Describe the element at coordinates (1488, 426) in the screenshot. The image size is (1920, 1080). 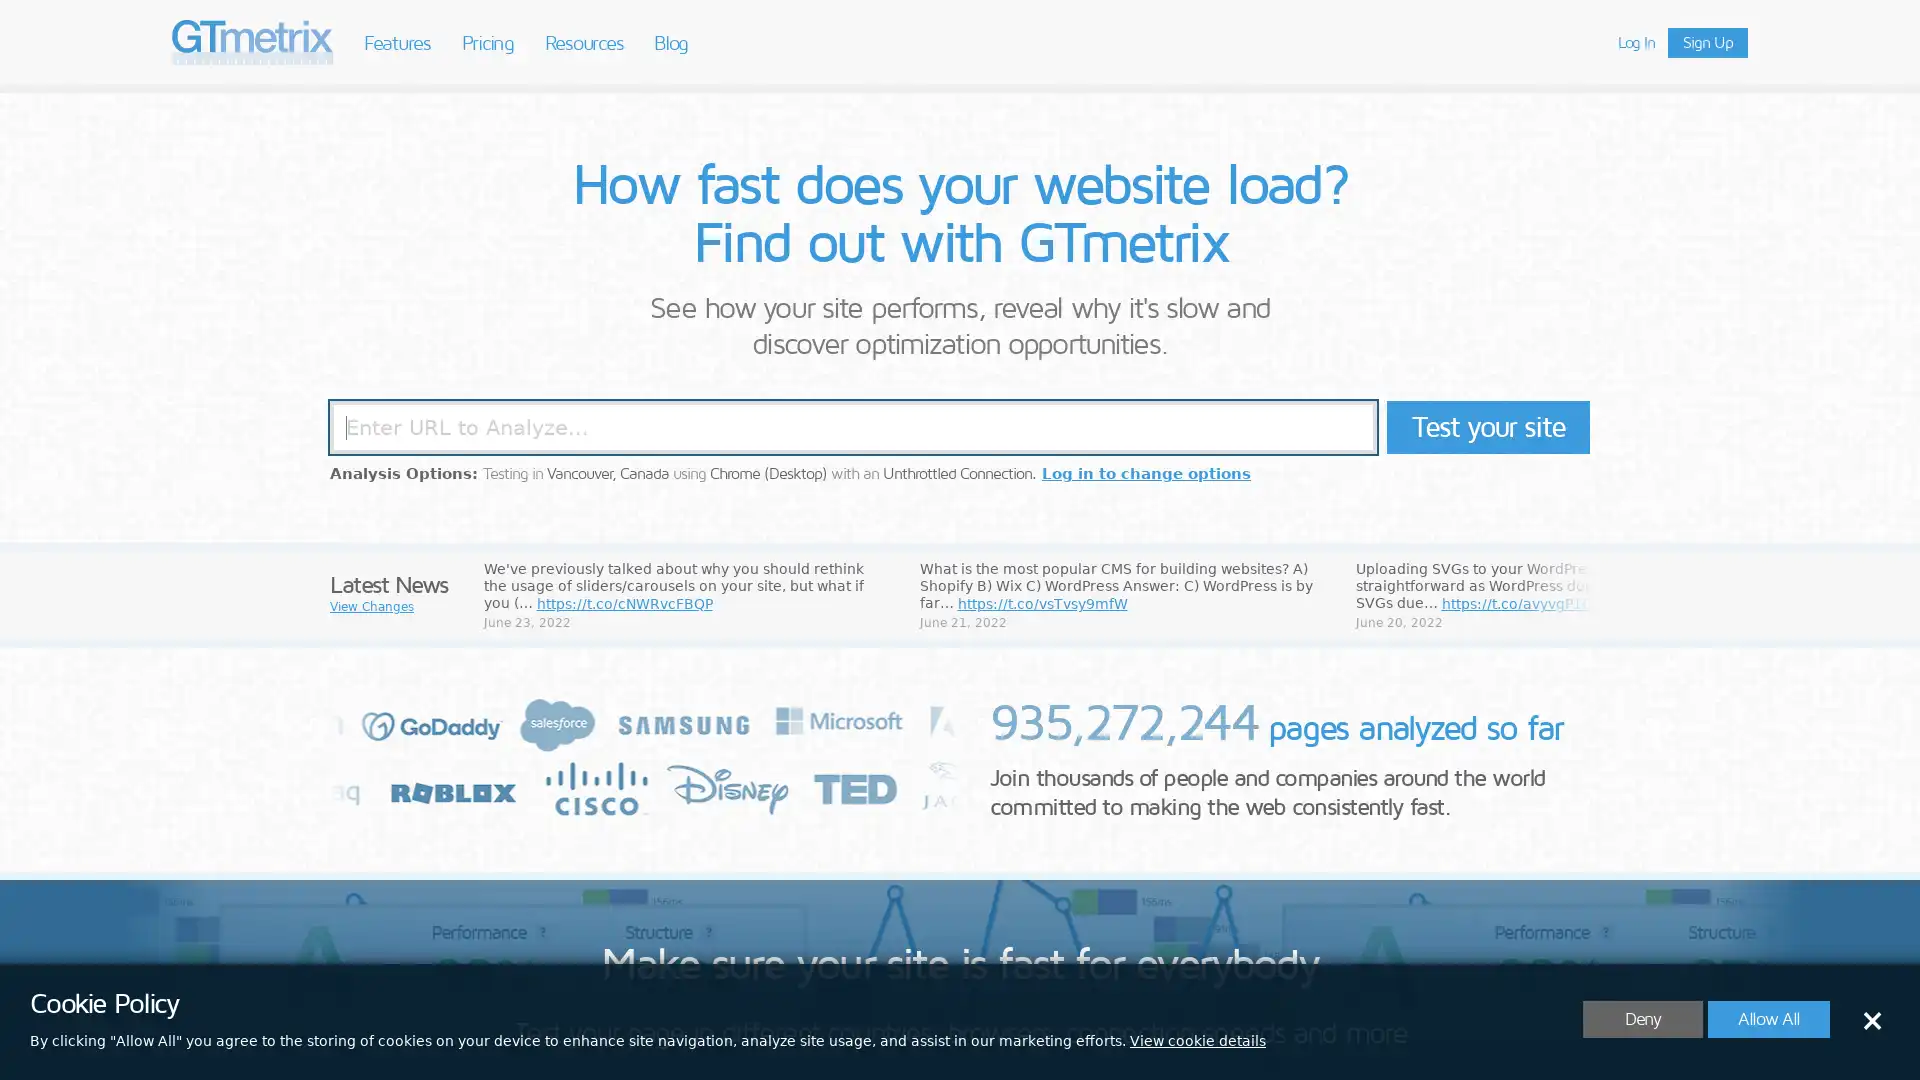
I see `Test your site` at that location.